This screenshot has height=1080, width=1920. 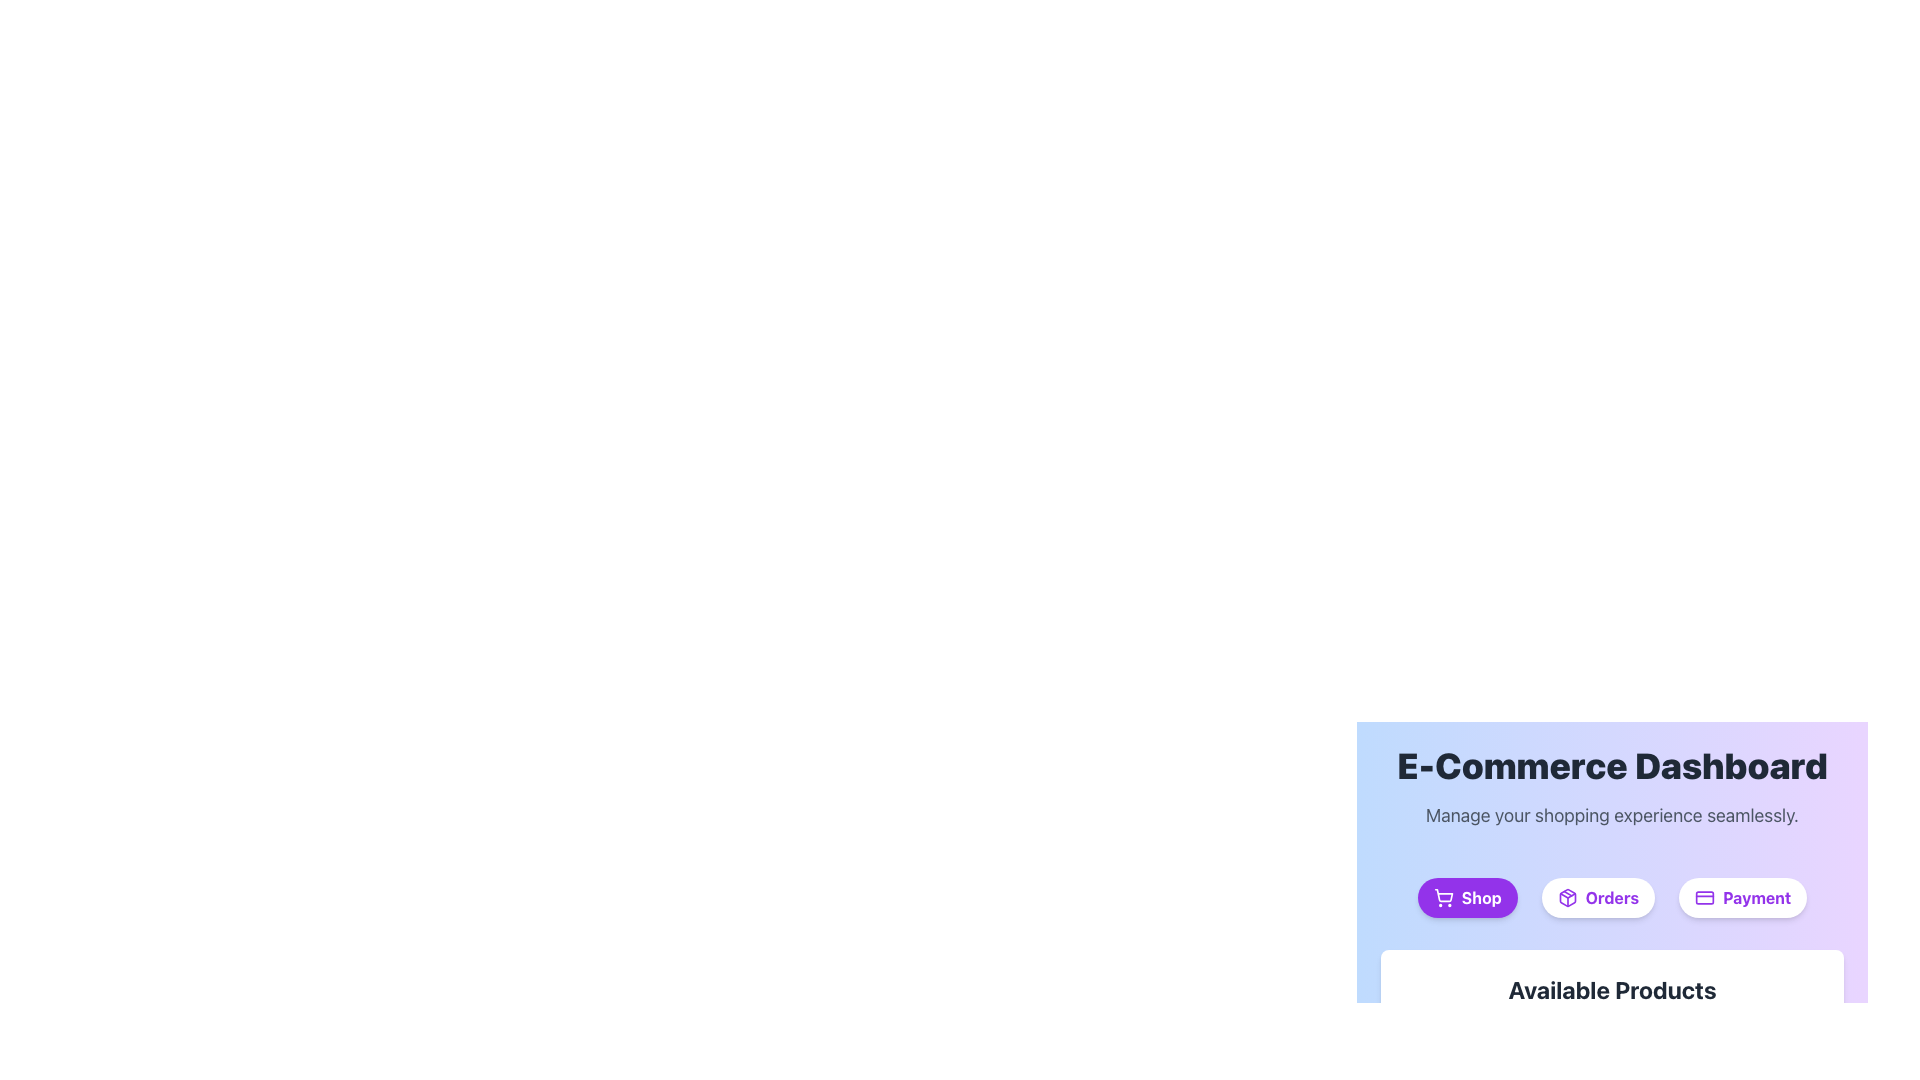 I want to click on the decorative icon associated with the 'Orders' button, which visually reinforces its purpose and is styled with a rounded, white background and purple text, so click(x=1566, y=897).